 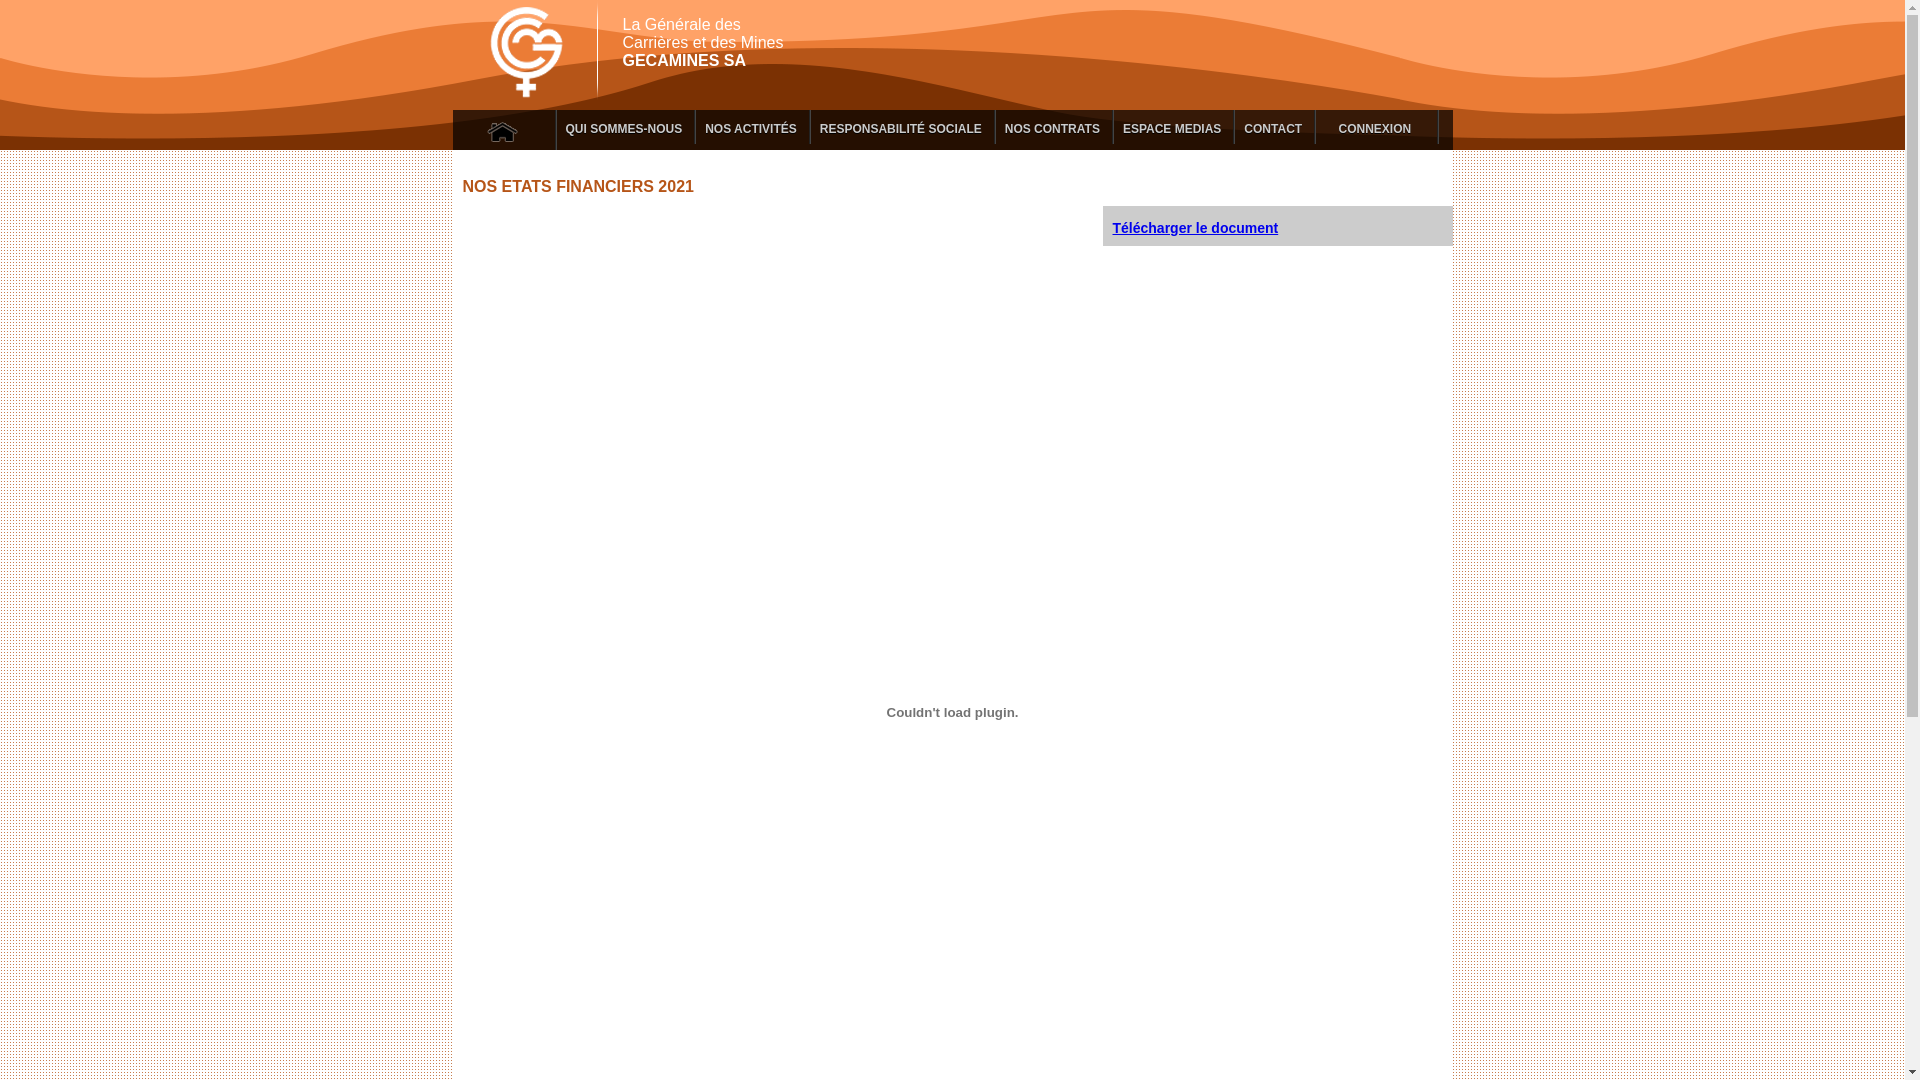 What do you see at coordinates (1052, 127) in the screenshot?
I see `'NOS CONTRATS'` at bounding box center [1052, 127].